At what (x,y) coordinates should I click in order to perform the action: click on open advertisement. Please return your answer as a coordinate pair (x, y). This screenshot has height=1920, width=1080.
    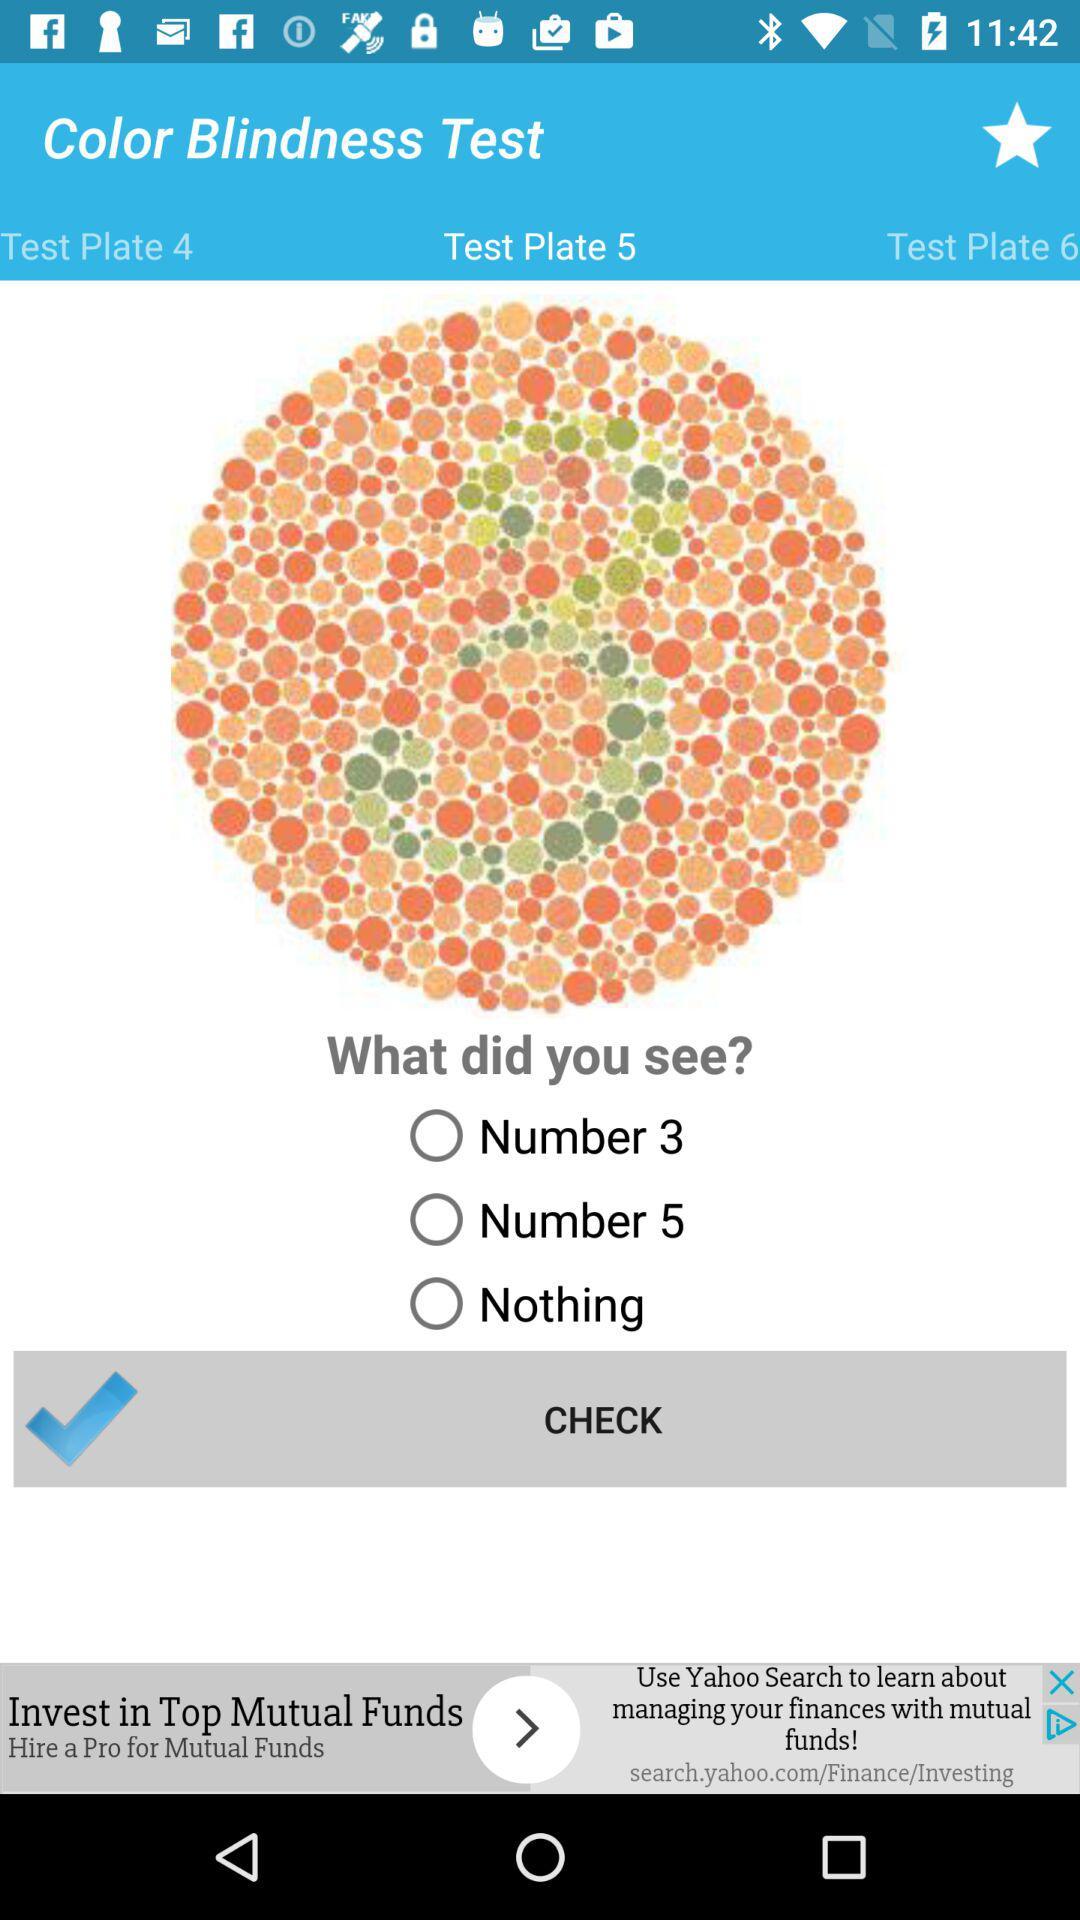
    Looking at the image, I should click on (540, 1727).